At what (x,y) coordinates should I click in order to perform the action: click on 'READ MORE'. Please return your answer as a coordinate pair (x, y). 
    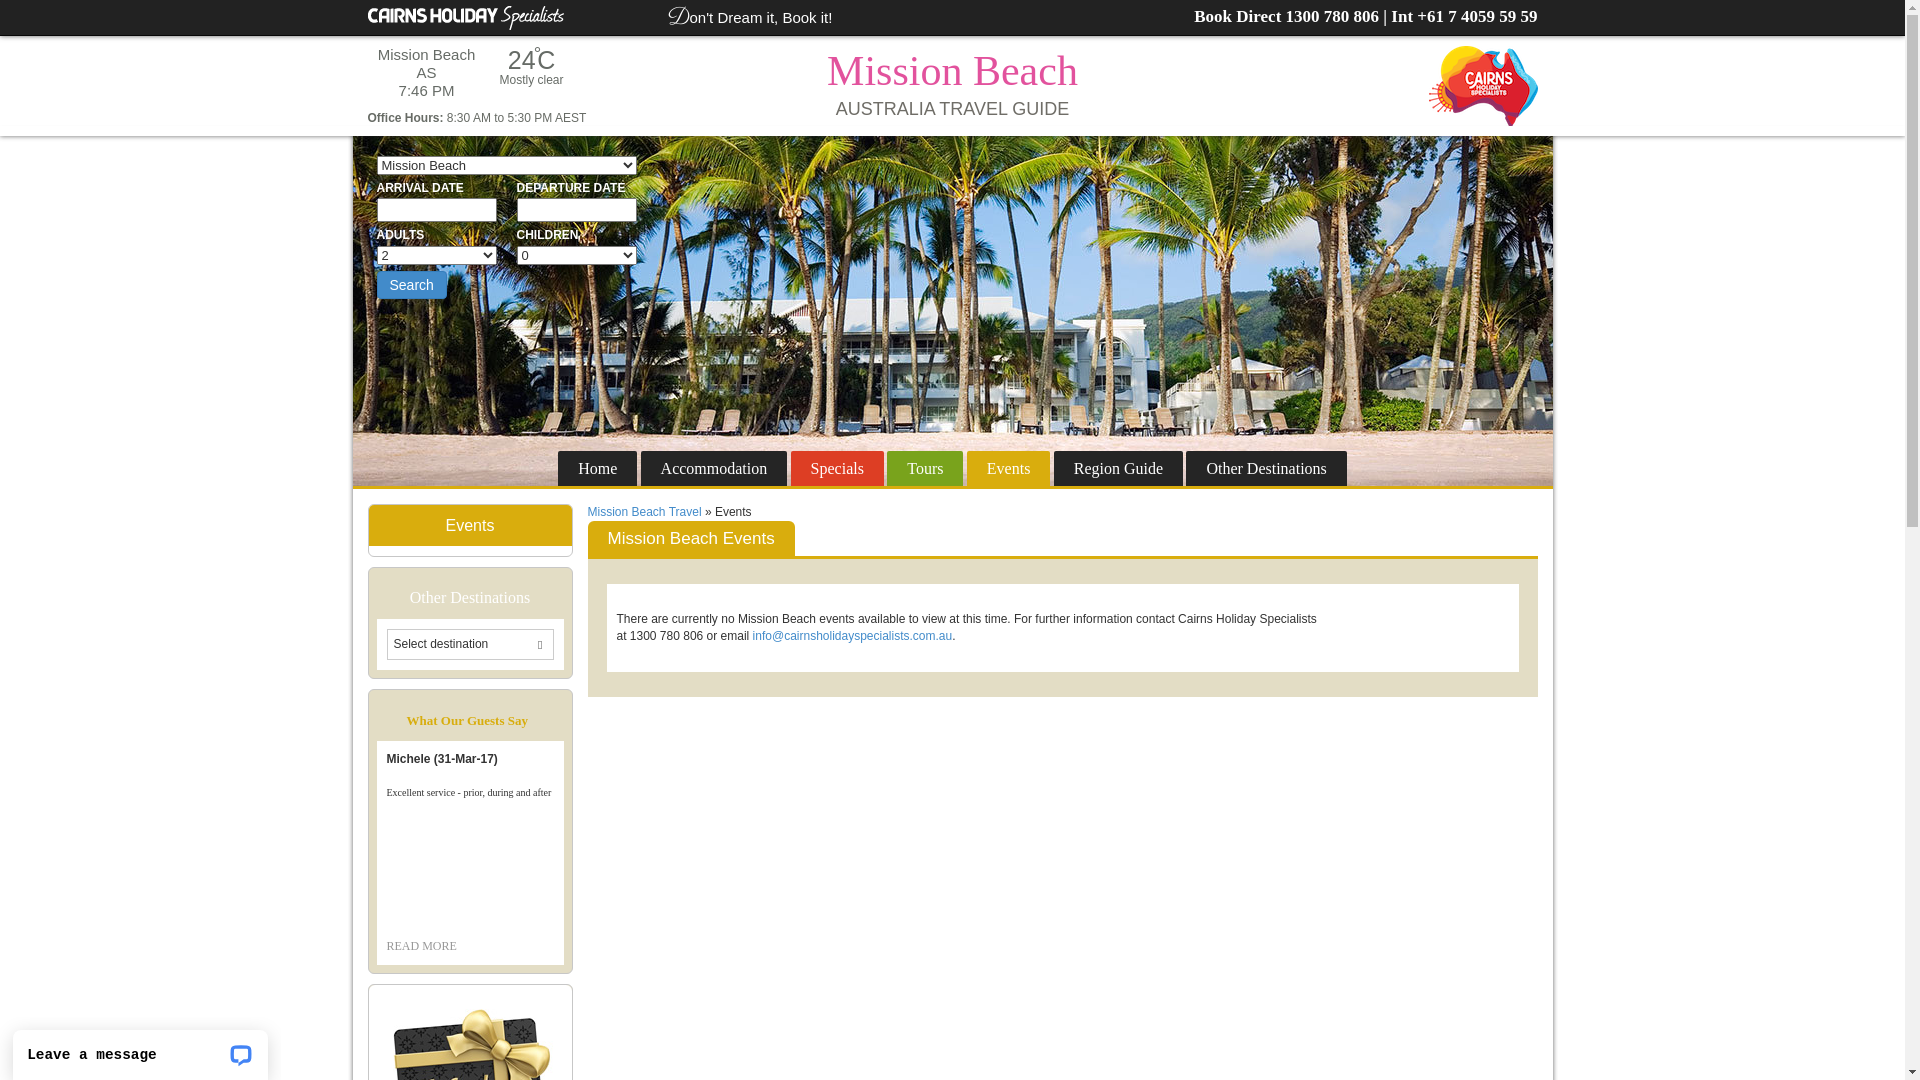
    Looking at the image, I should click on (420, 945).